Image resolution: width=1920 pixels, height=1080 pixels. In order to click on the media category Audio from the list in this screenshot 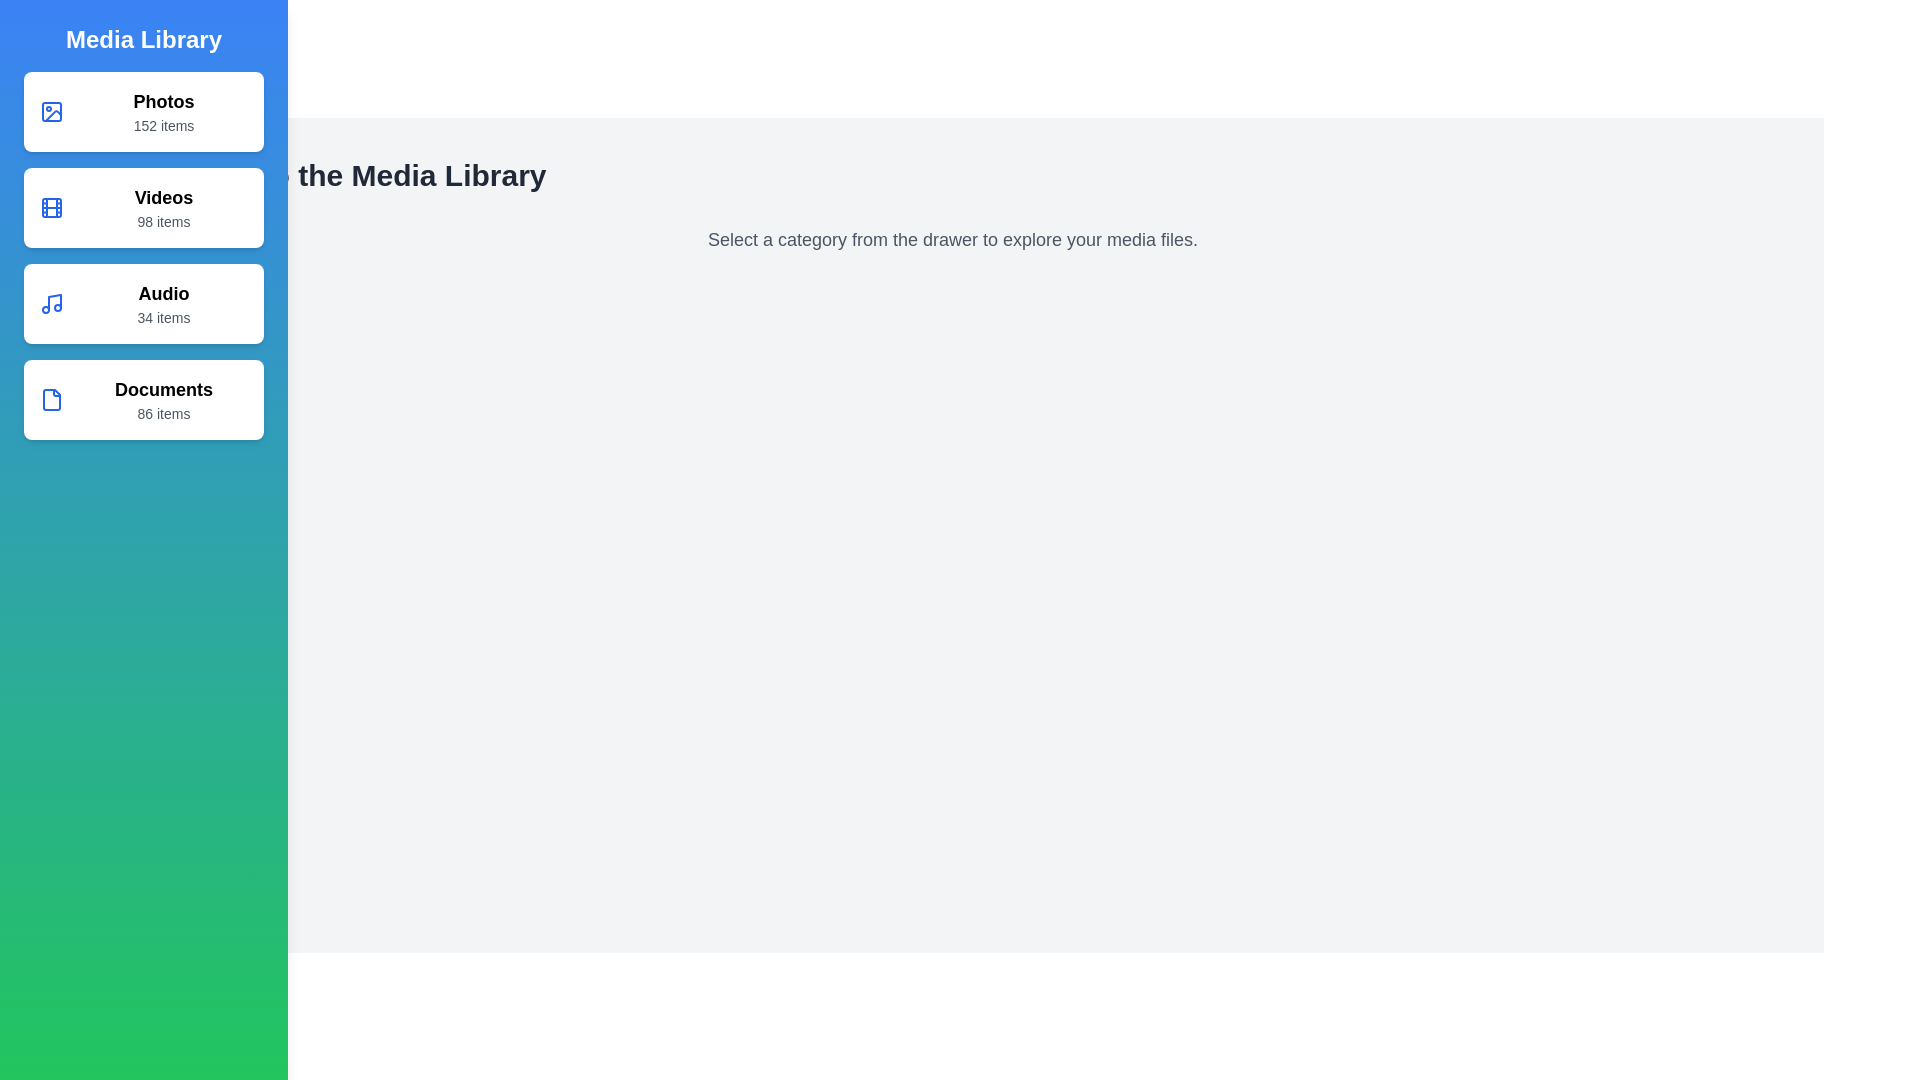, I will do `click(143, 304)`.